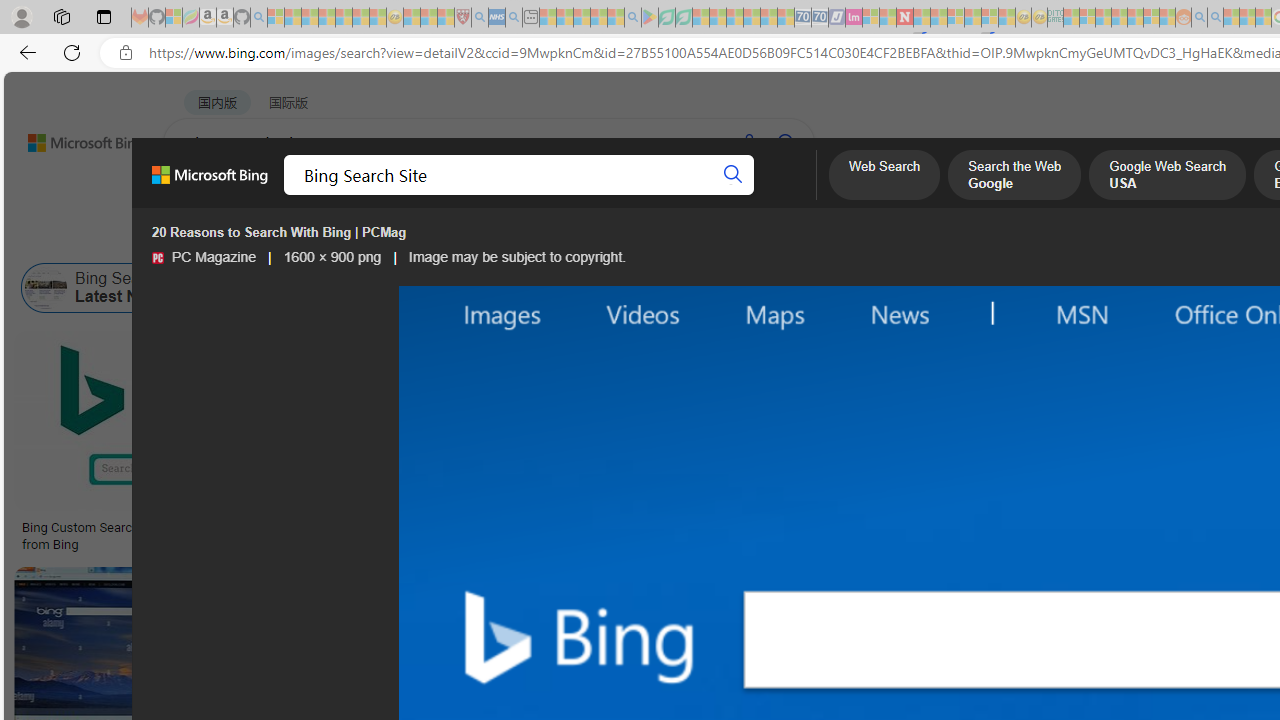 The height and width of the screenshot is (720, 1280). What do you see at coordinates (1094, 420) in the screenshot?
I see `'Image result for Bing Search Site'` at bounding box center [1094, 420].